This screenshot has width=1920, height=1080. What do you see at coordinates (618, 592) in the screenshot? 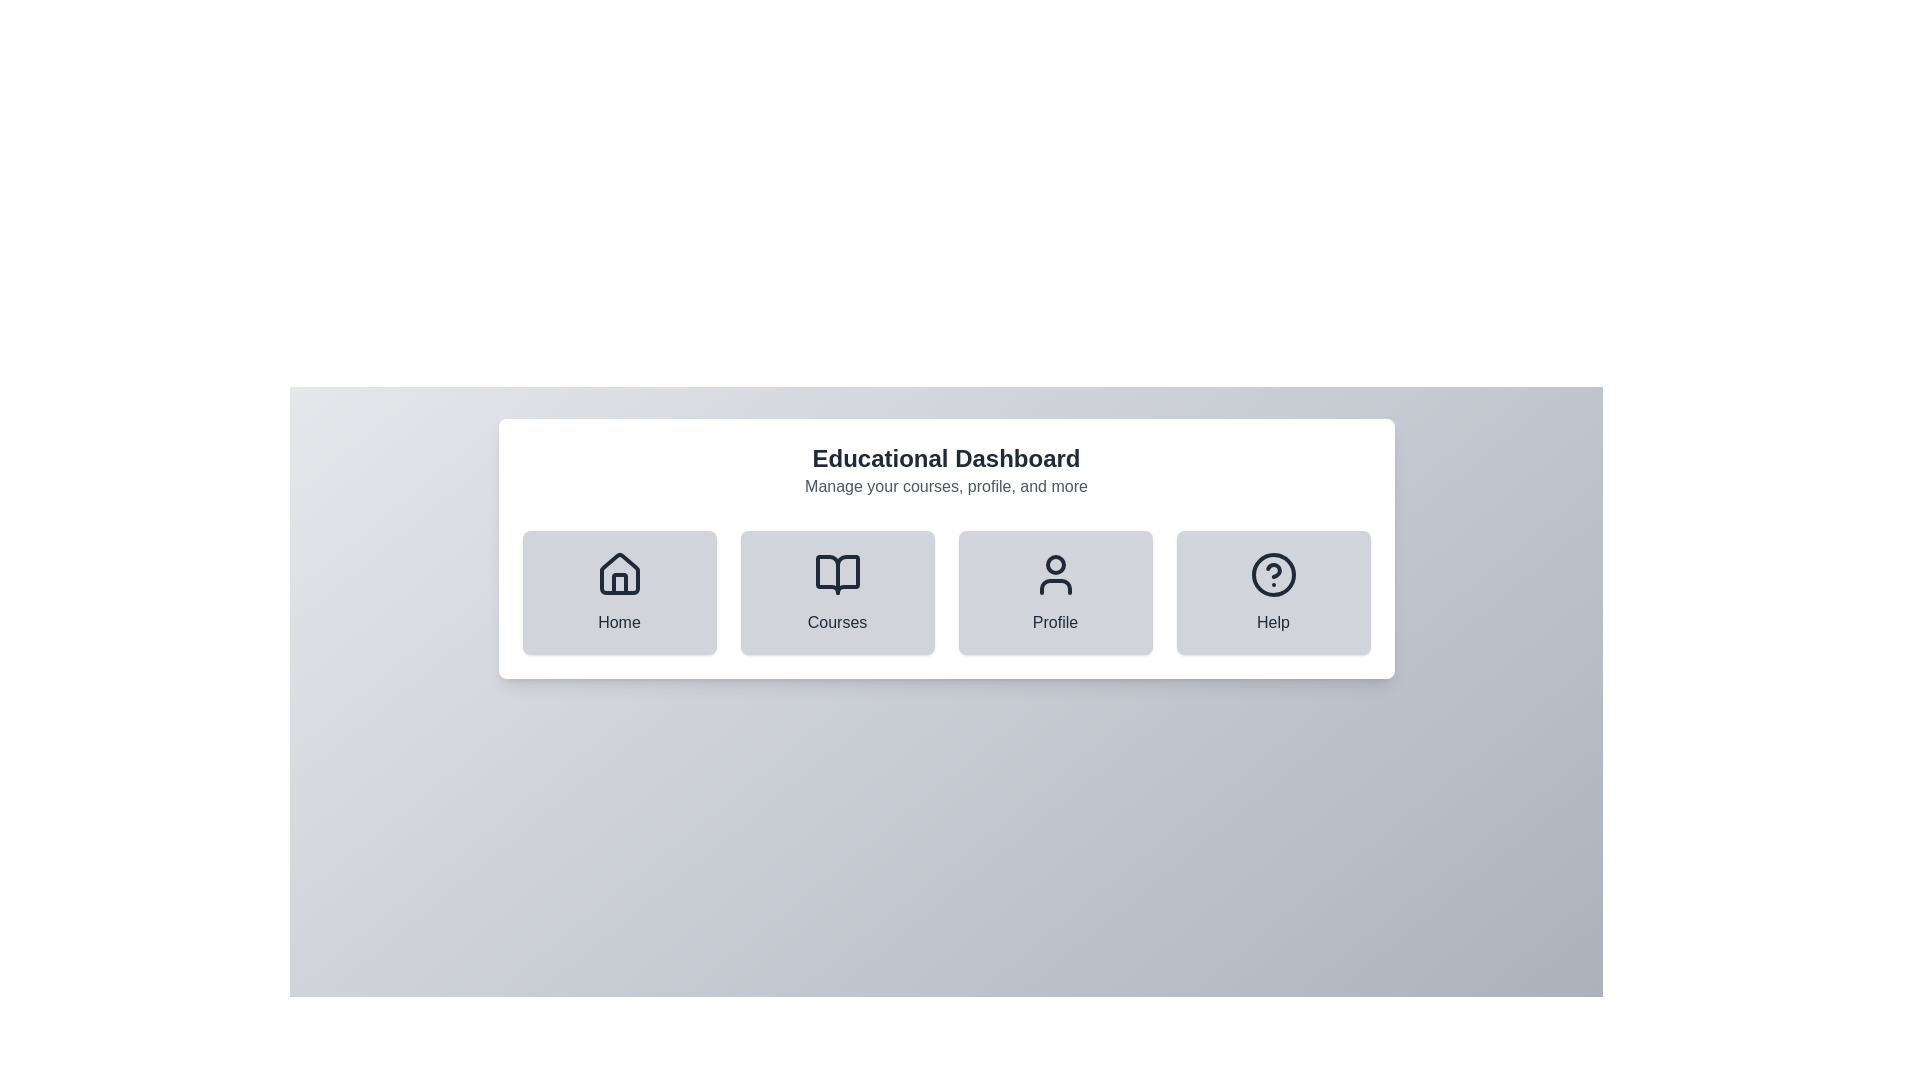
I see `the 'Home' button, which is a rectangular button with rounded corners, featuring a house icon and the label 'Home' underneath it, located in the first position of the grid layout under the 'Educational Dashboard'` at bounding box center [618, 592].